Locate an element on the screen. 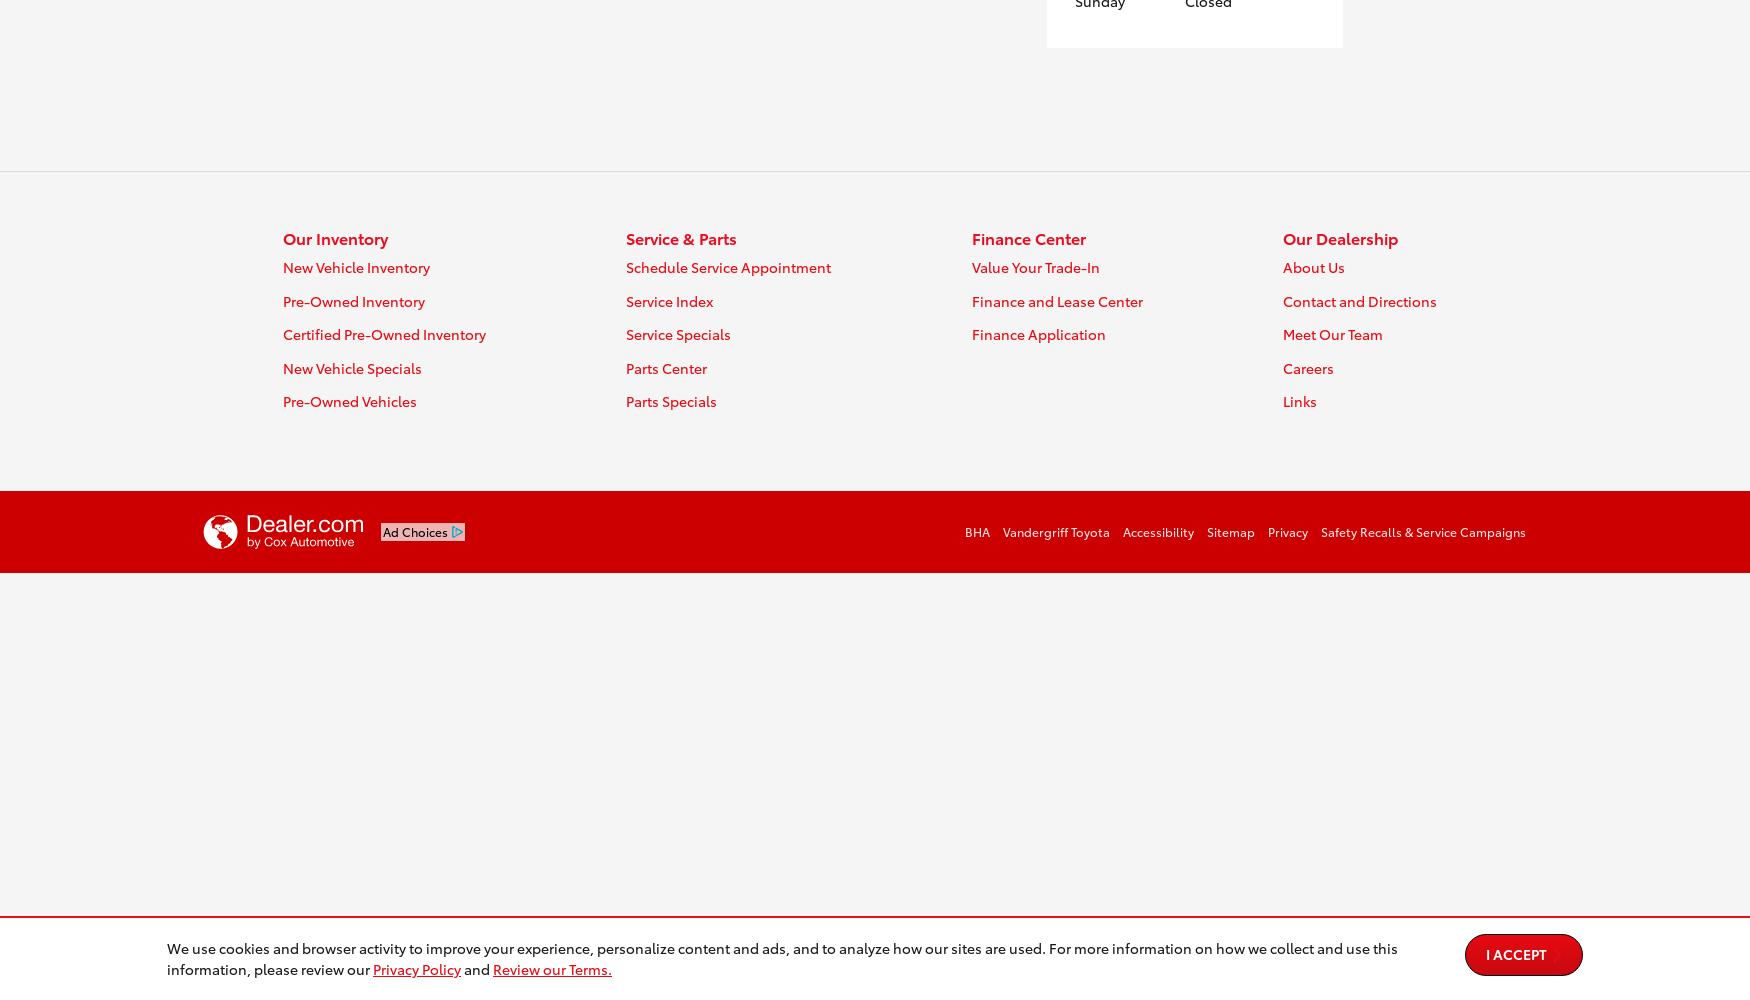 The image size is (1750, 1000). 'Safety Recalls & Service Campaigns' is located at coordinates (1422, 530).